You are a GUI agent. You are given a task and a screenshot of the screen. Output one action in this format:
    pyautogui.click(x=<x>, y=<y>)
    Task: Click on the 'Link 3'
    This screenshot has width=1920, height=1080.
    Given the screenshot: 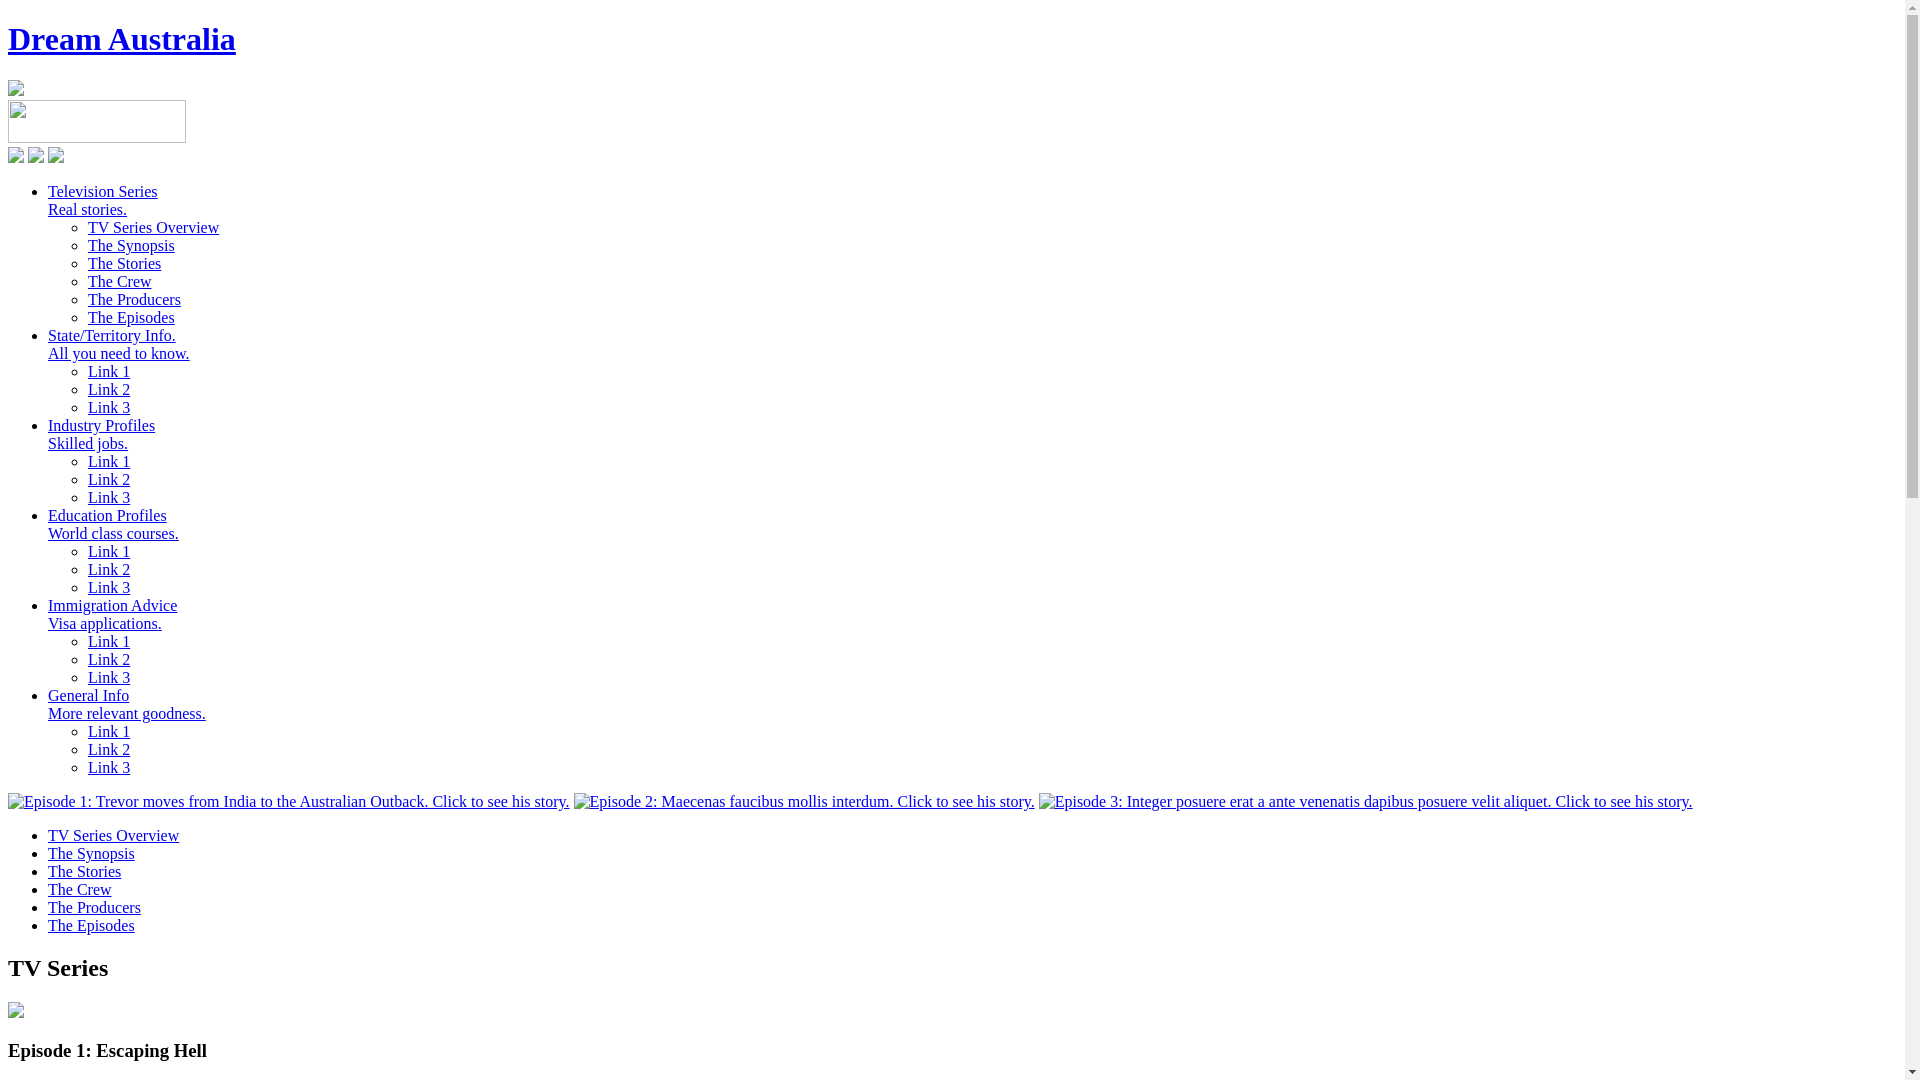 What is the action you would take?
    pyautogui.click(x=108, y=766)
    